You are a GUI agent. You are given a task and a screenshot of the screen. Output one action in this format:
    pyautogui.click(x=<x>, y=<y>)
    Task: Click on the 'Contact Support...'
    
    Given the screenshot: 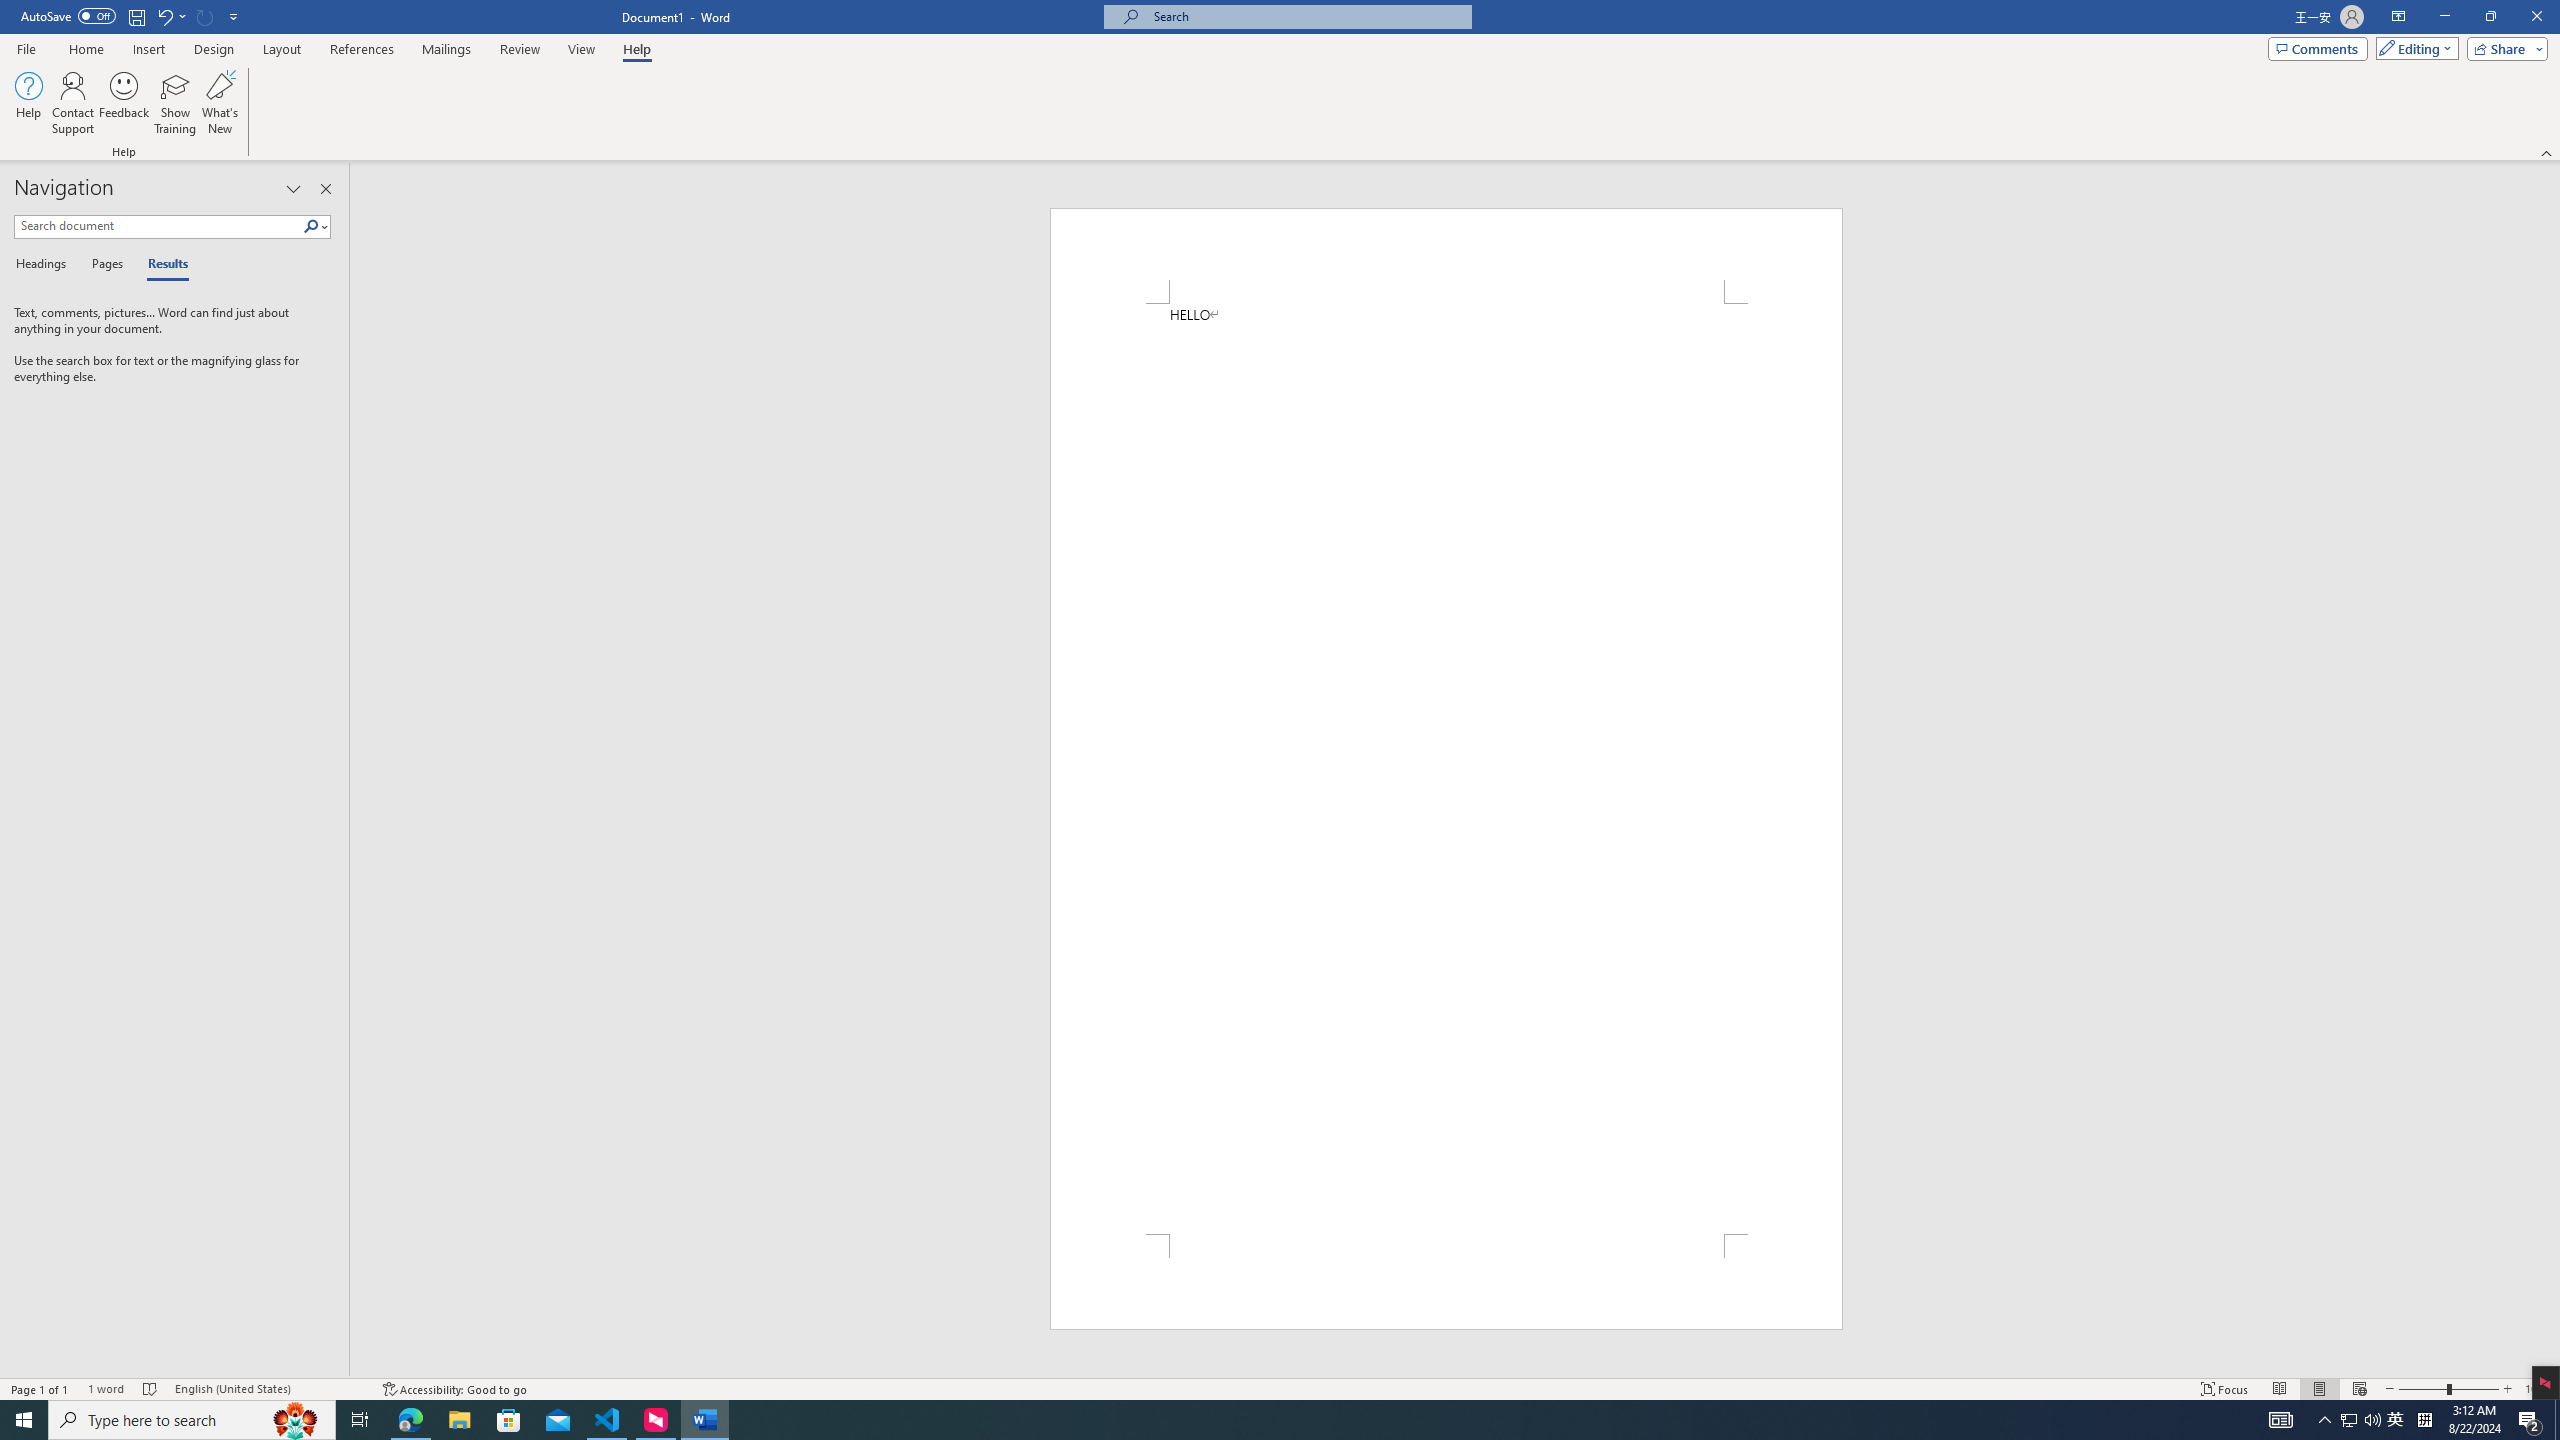 What is the action you would take?
    pyautogui.click(x=73, y=103)
    